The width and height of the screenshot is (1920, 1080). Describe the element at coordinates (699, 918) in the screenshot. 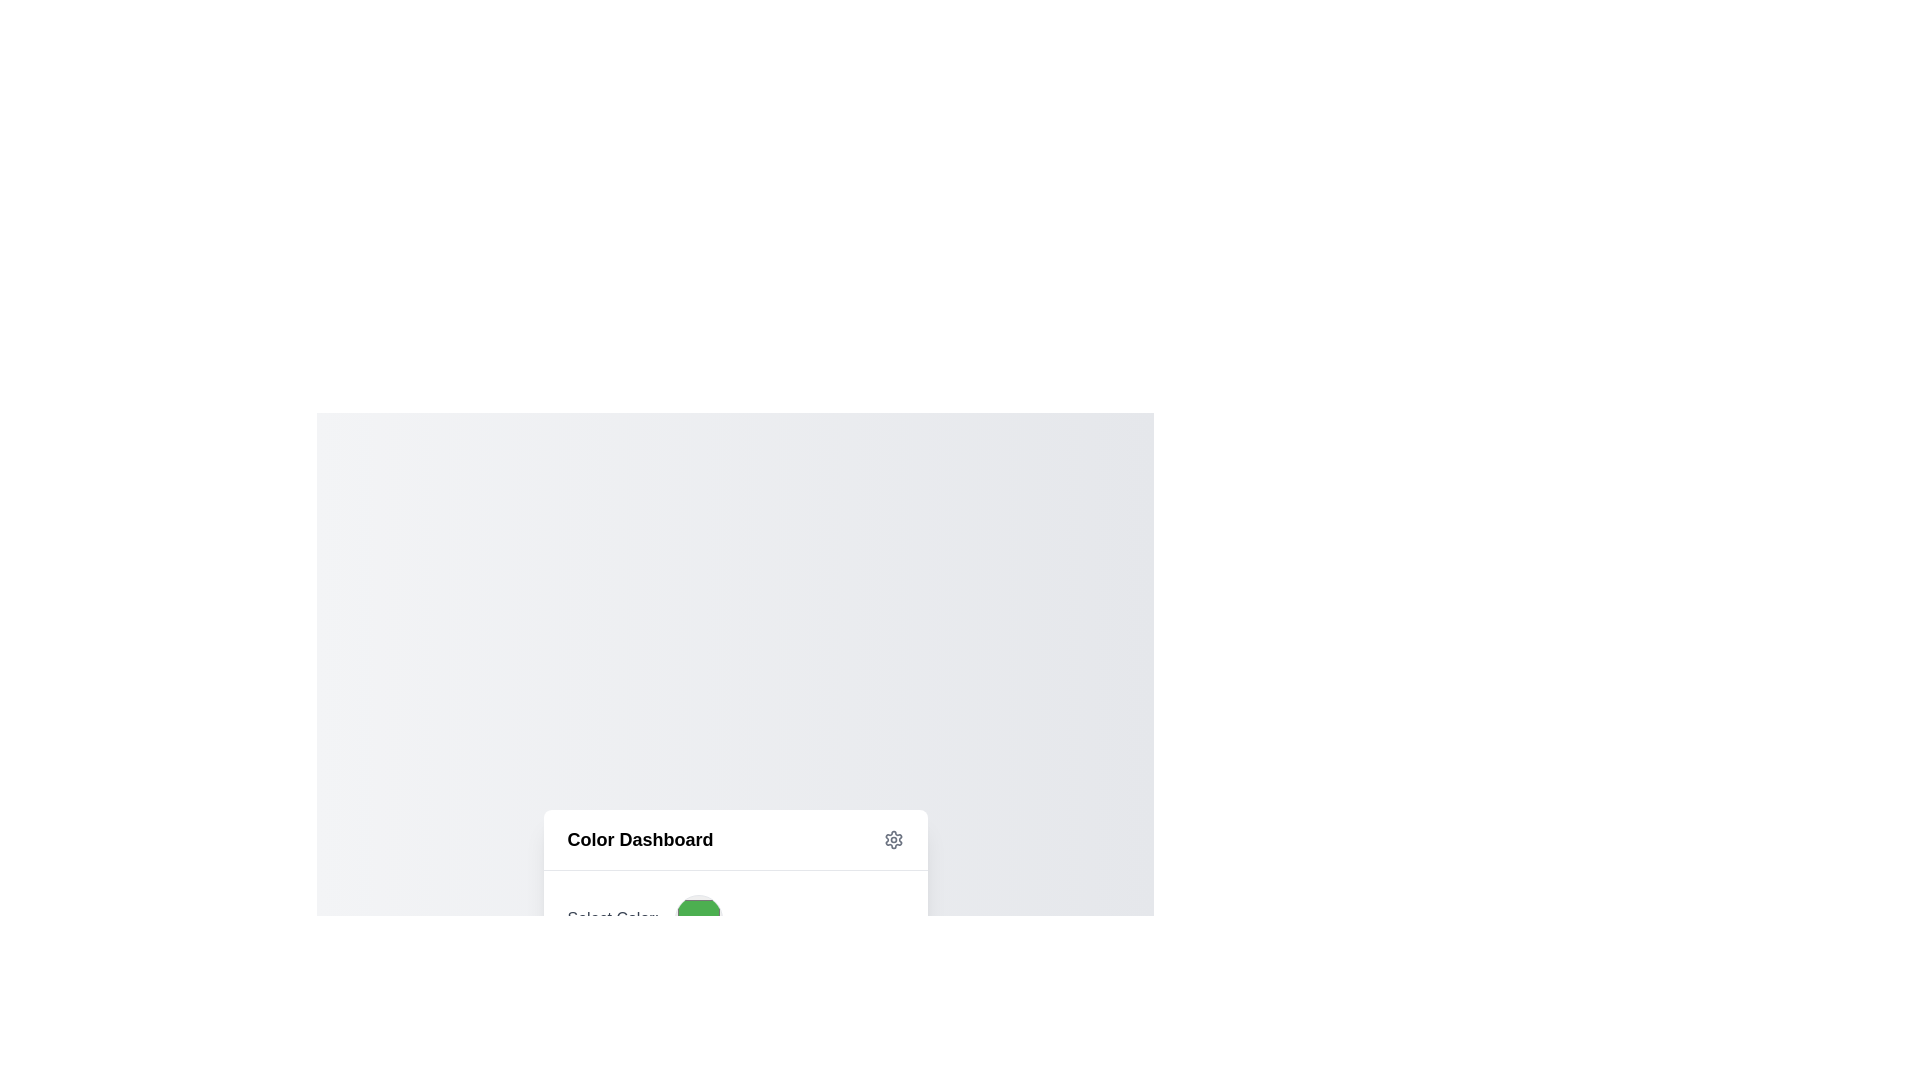

I see `the Color Picker button to enable keyboard input for color selection` at that location.